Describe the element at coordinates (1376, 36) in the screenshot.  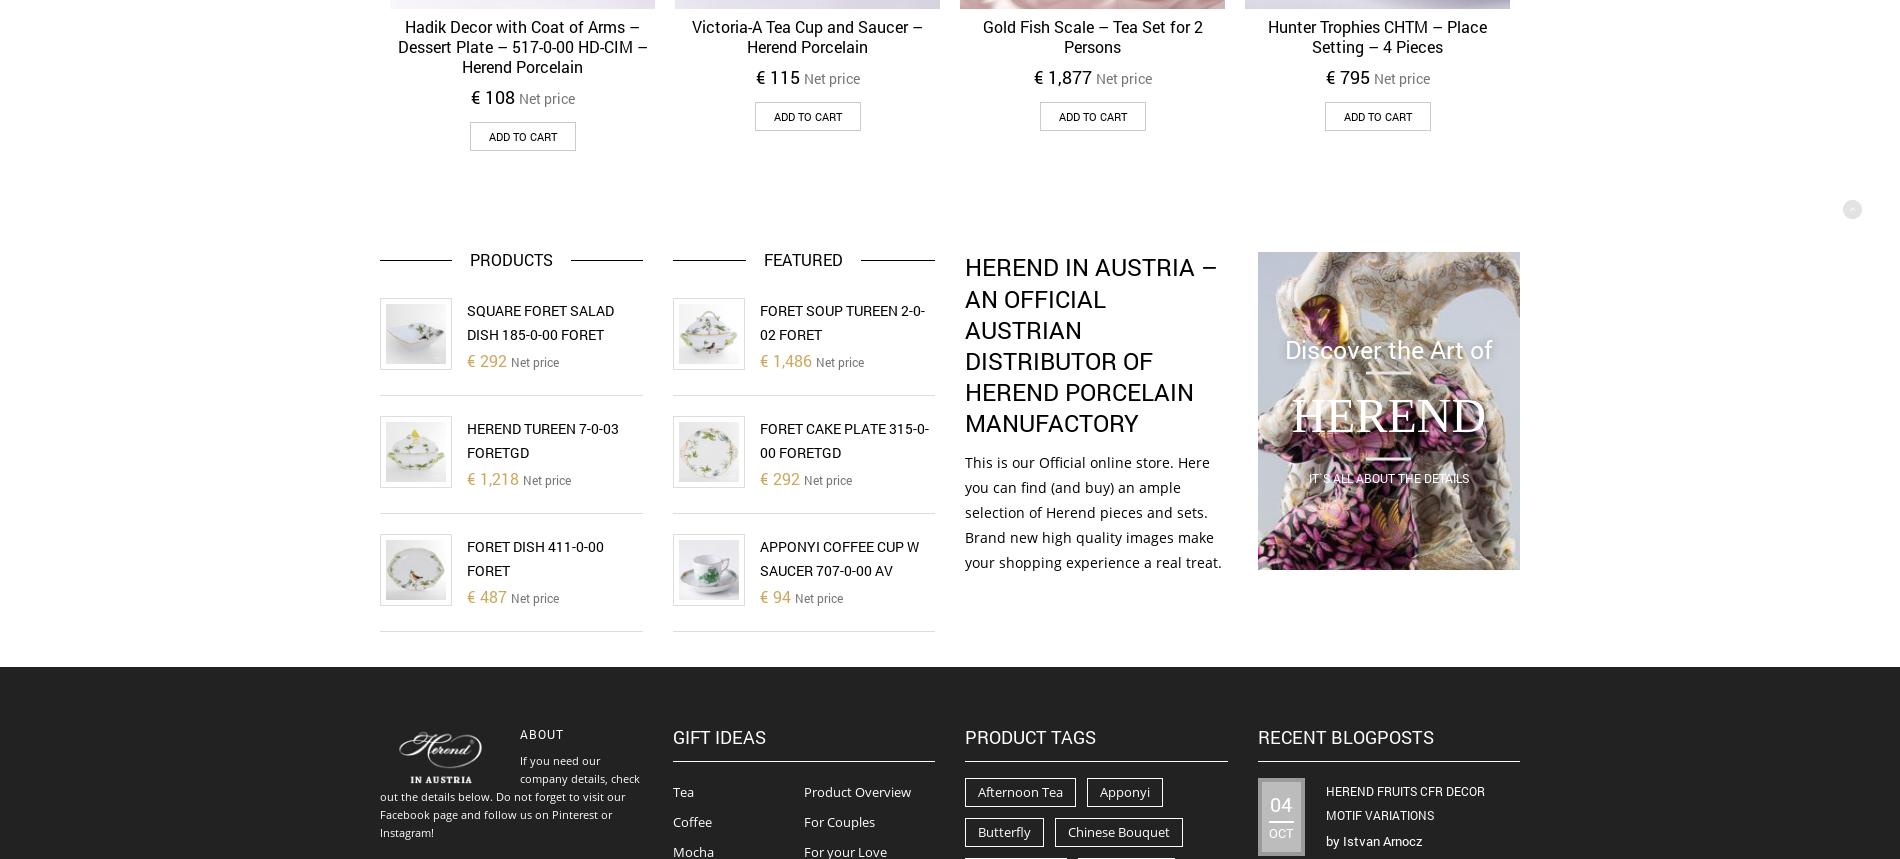
I see `'Hunter Trophies CHTM – Place Setting – 4 Pieces'` at that location.